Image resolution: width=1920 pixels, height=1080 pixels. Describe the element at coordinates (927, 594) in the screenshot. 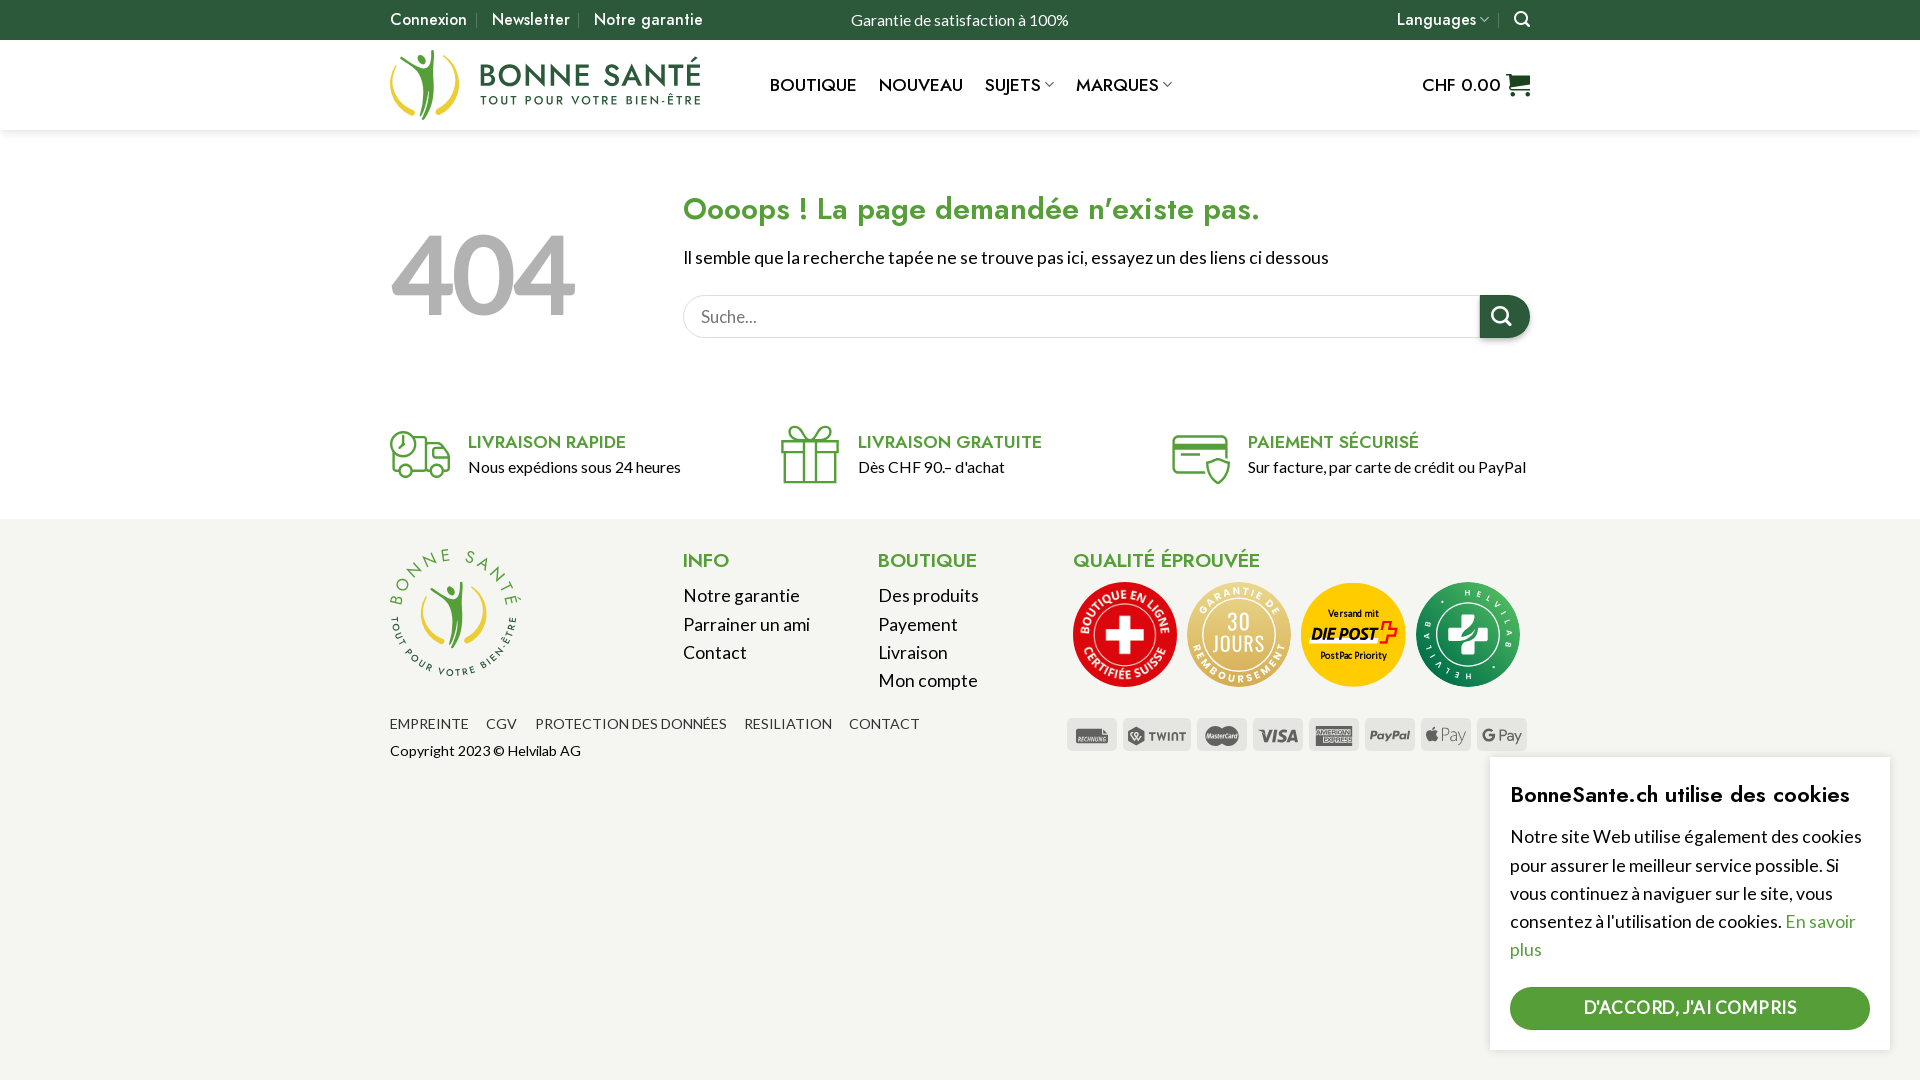

I see `'Des produits'` at that location.